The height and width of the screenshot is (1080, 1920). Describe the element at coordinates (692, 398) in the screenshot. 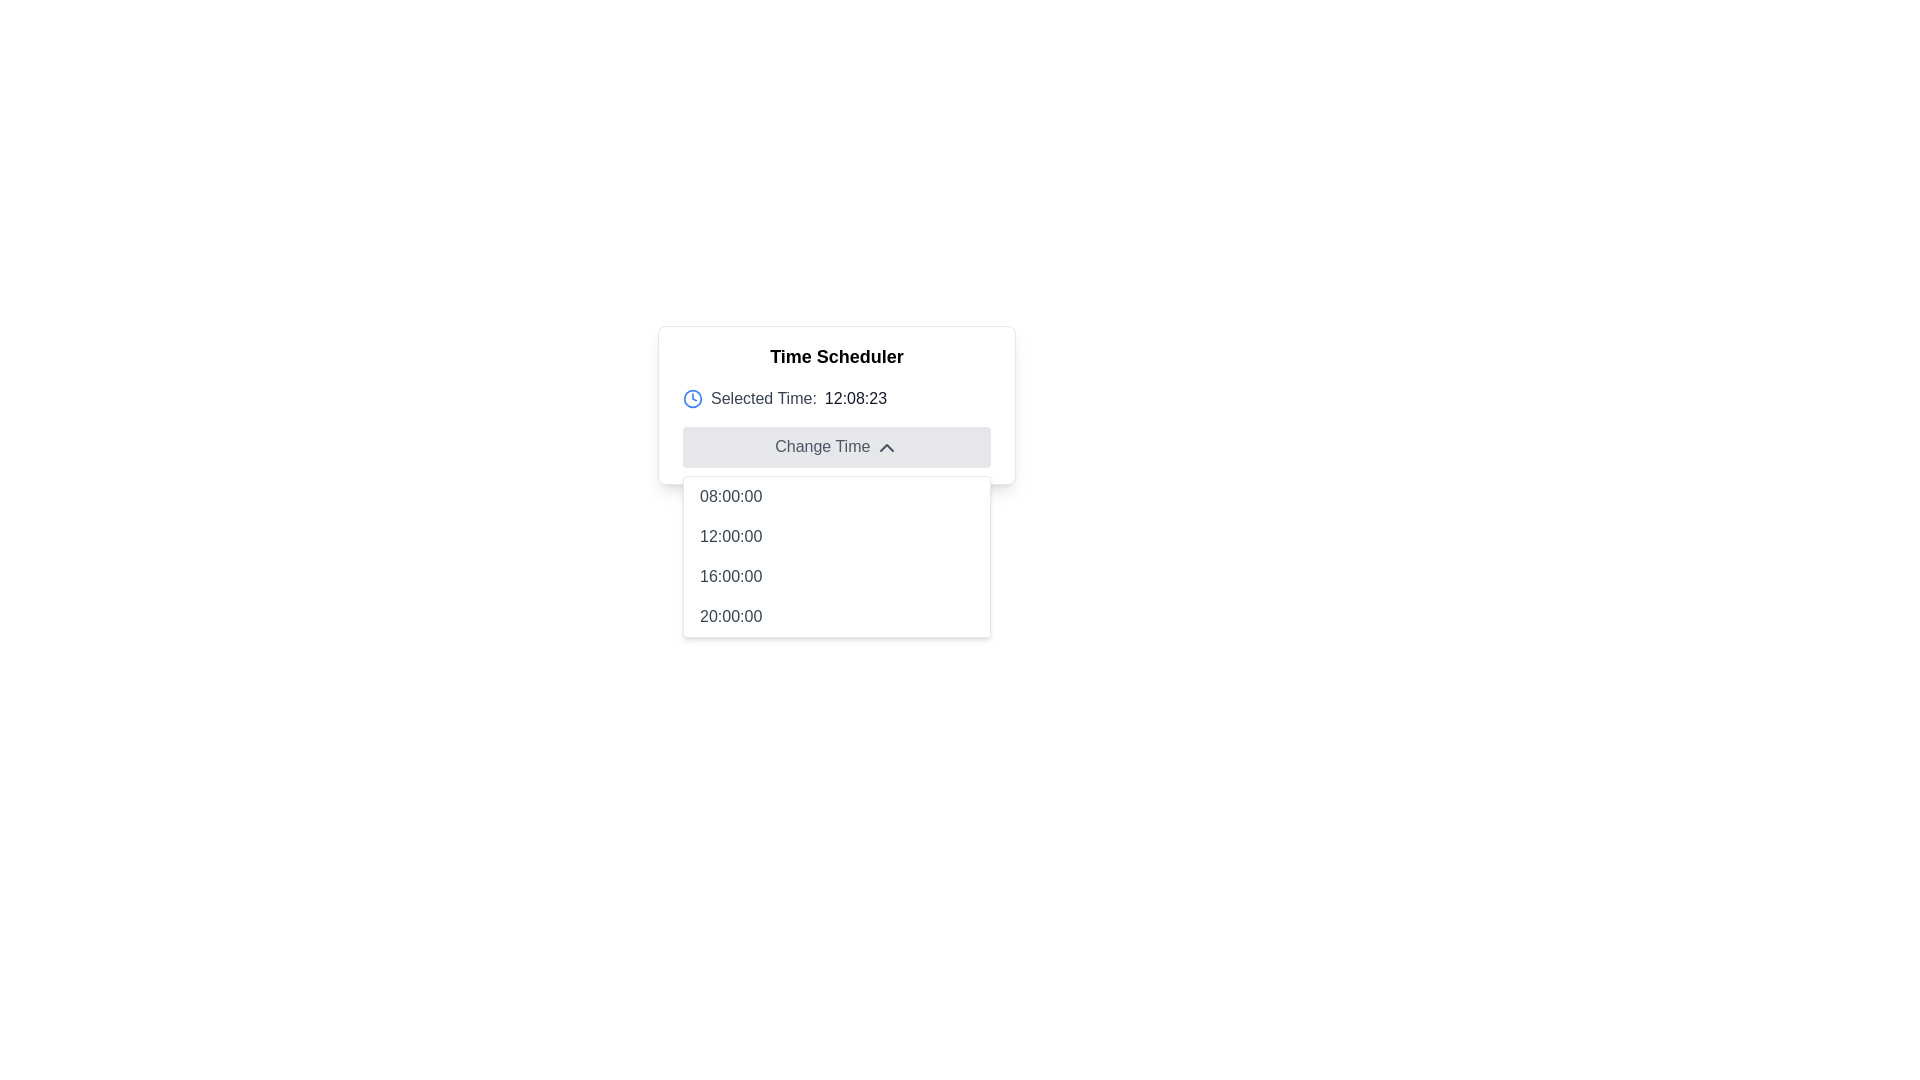

I see `the circular shape within the SVG clock icon located next to the timestamp 'Selected Time: 12:08:23' in the 'Time Scheduler' panel` at that location.